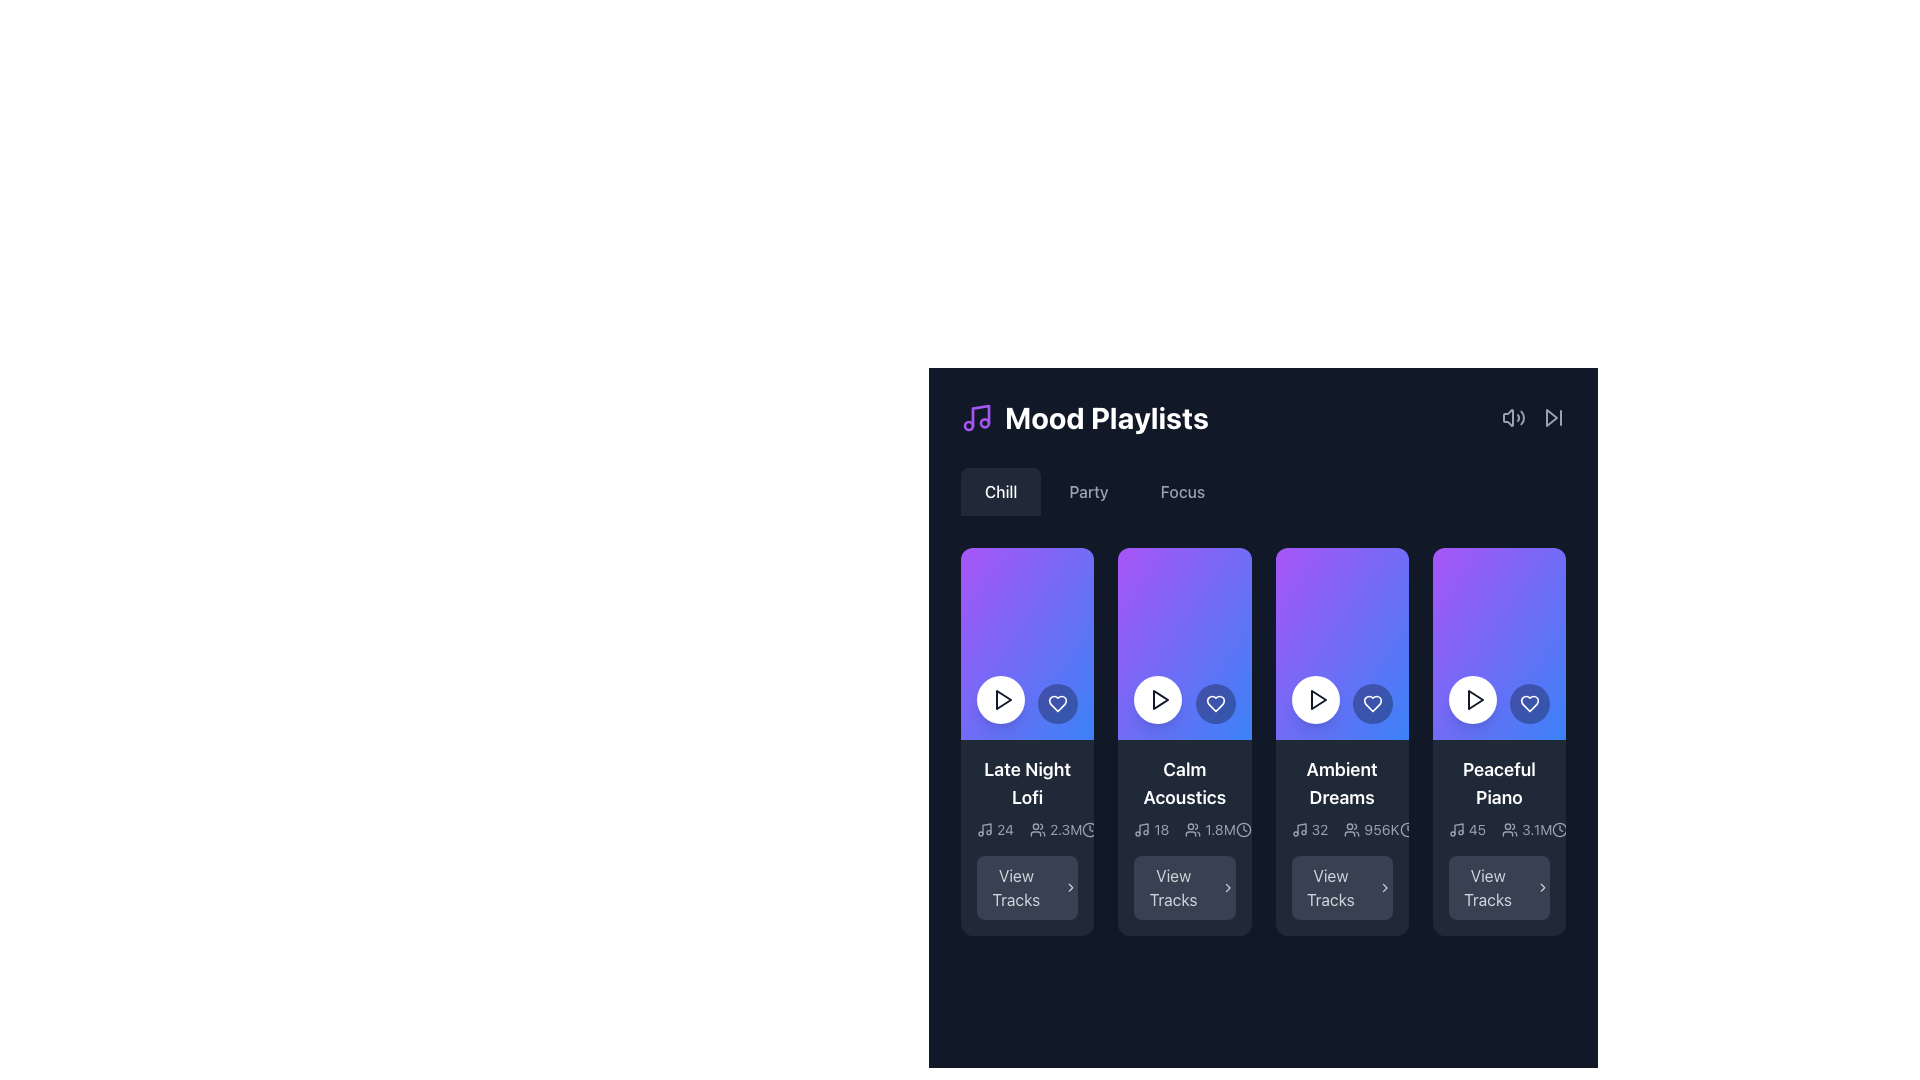  I want to click on the SVG Circle element that is part of the clock icon located in the 'Late Night Lofi' card, positioned at the bottom-right corner of the interface, so click(1089, 829).